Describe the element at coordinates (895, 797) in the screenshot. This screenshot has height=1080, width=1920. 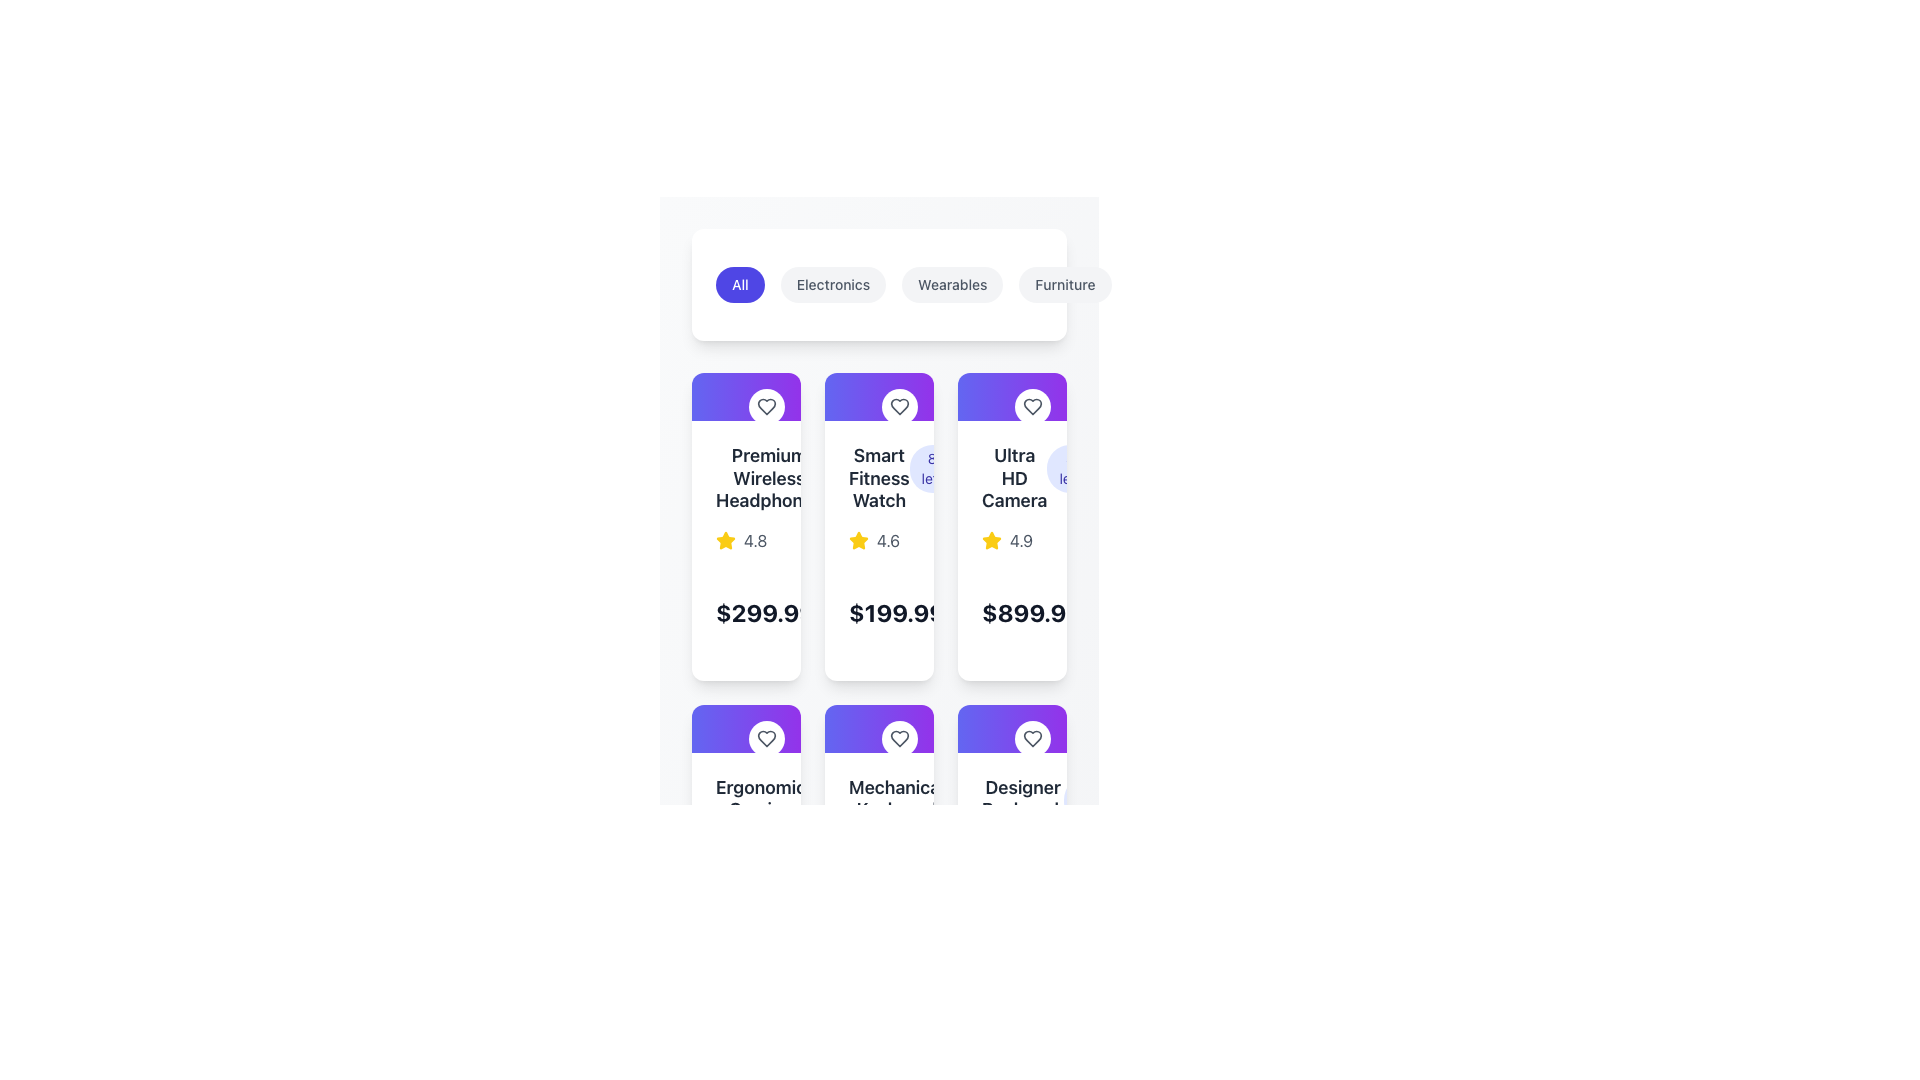
I see `the 'Mechanical Keyboard' text label, which is styled with a large, bold, dark gray font and positioned centrally in the lower section of its card layout` at that location.